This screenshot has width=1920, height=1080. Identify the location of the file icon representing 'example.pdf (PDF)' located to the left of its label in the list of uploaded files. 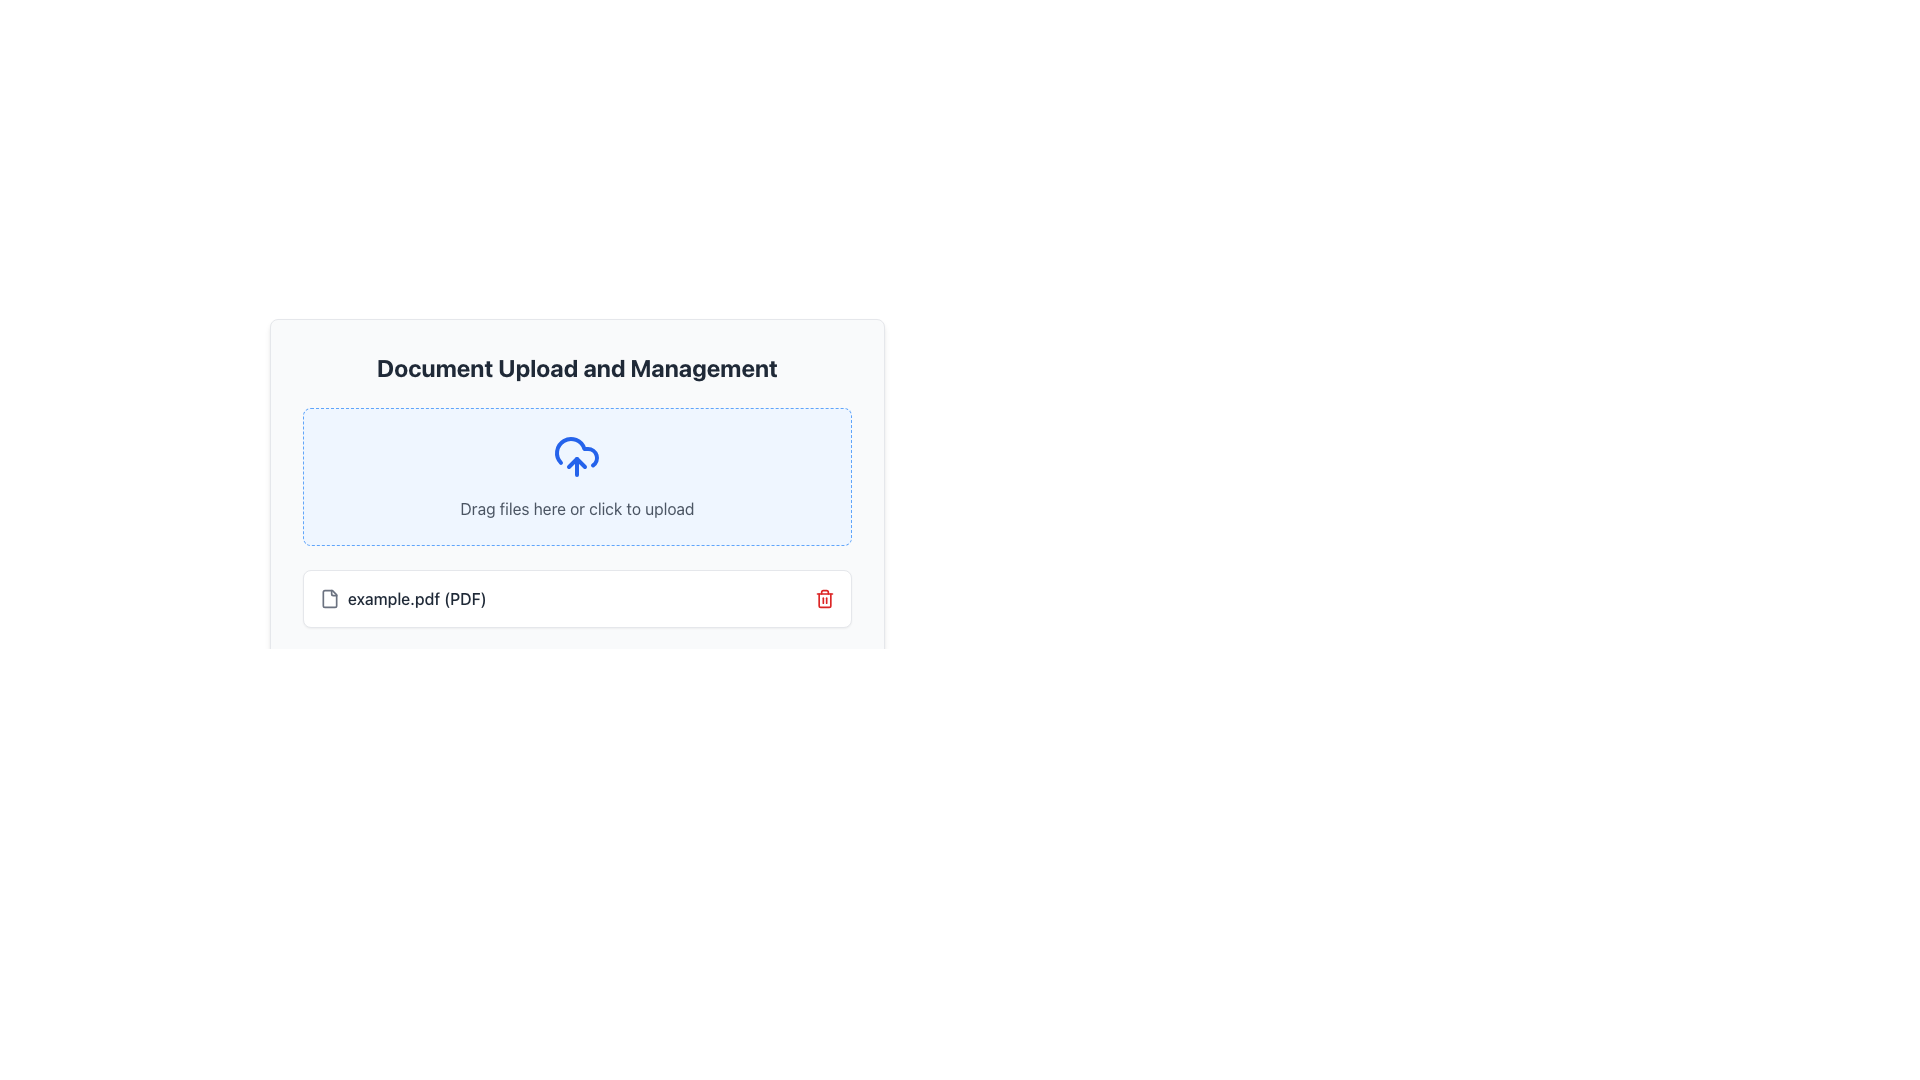
(330, 597).